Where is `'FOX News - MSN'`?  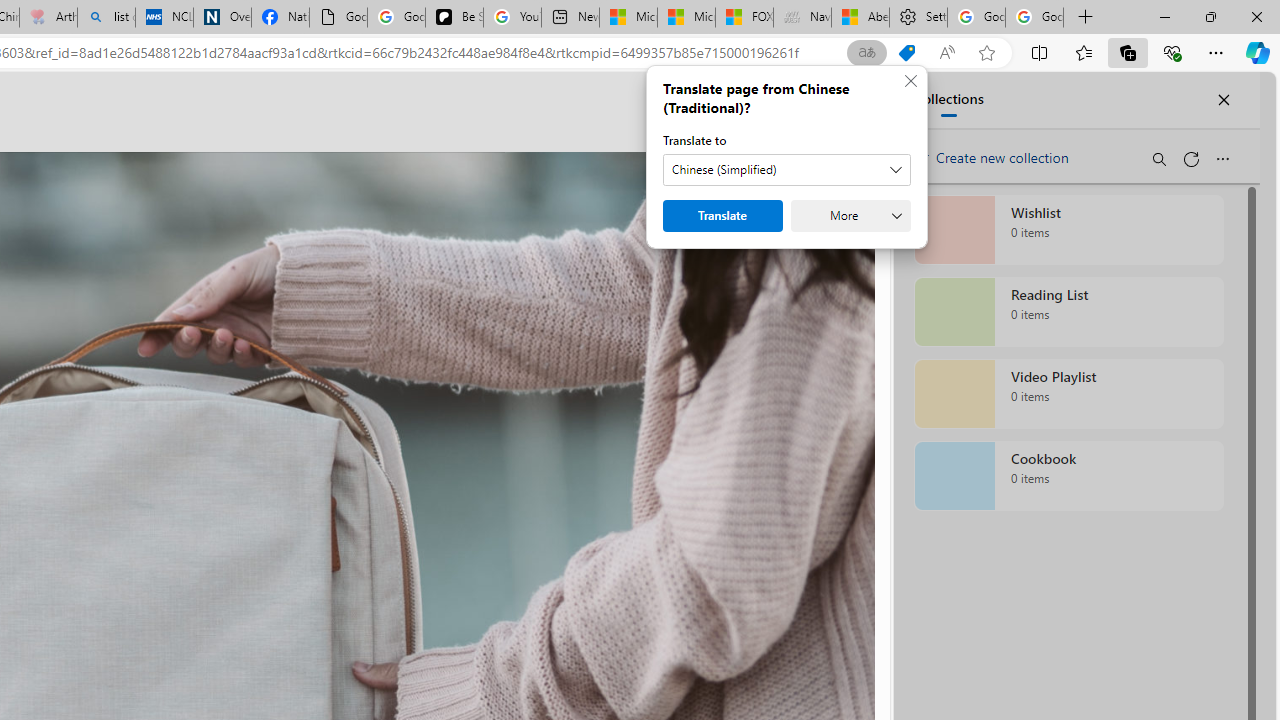
'FOX News - MSN' is located at coordinates (743, 17).